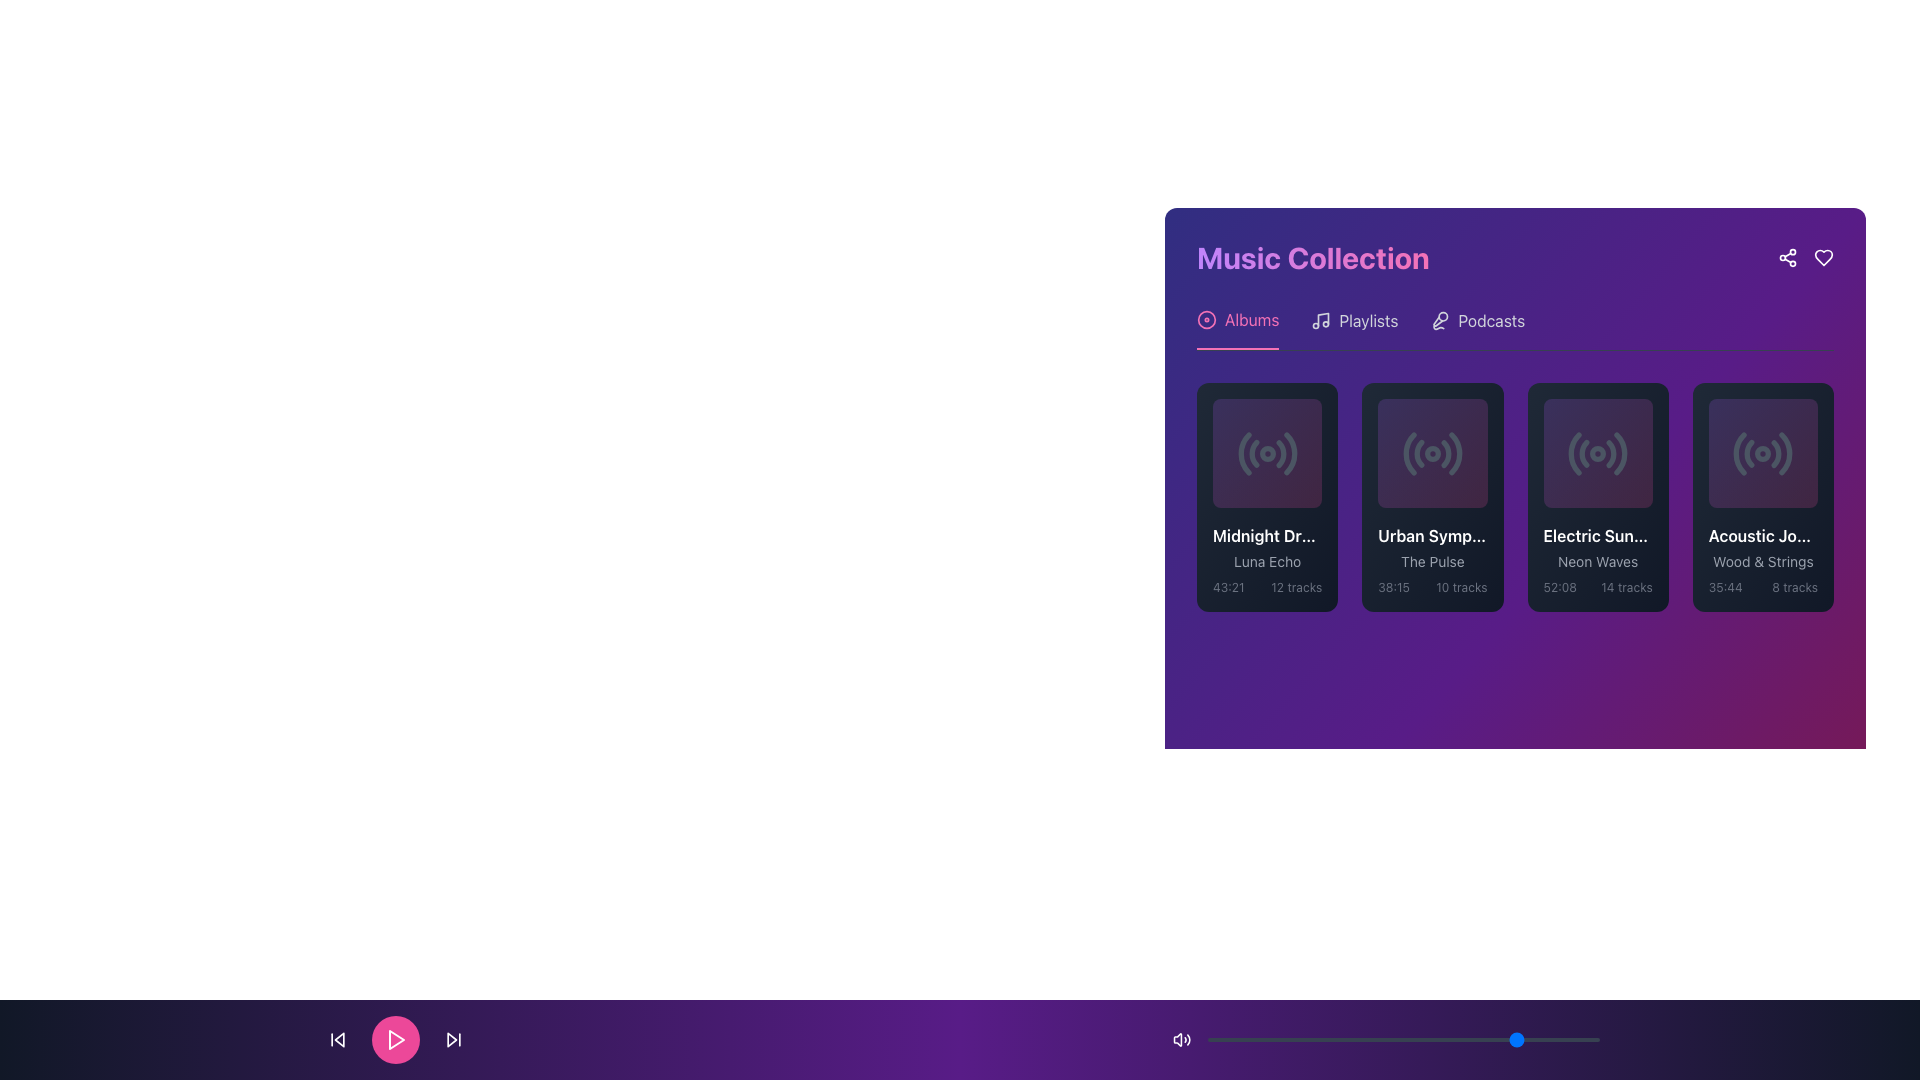  I want to click on the slider value, so click(1462, 1039).